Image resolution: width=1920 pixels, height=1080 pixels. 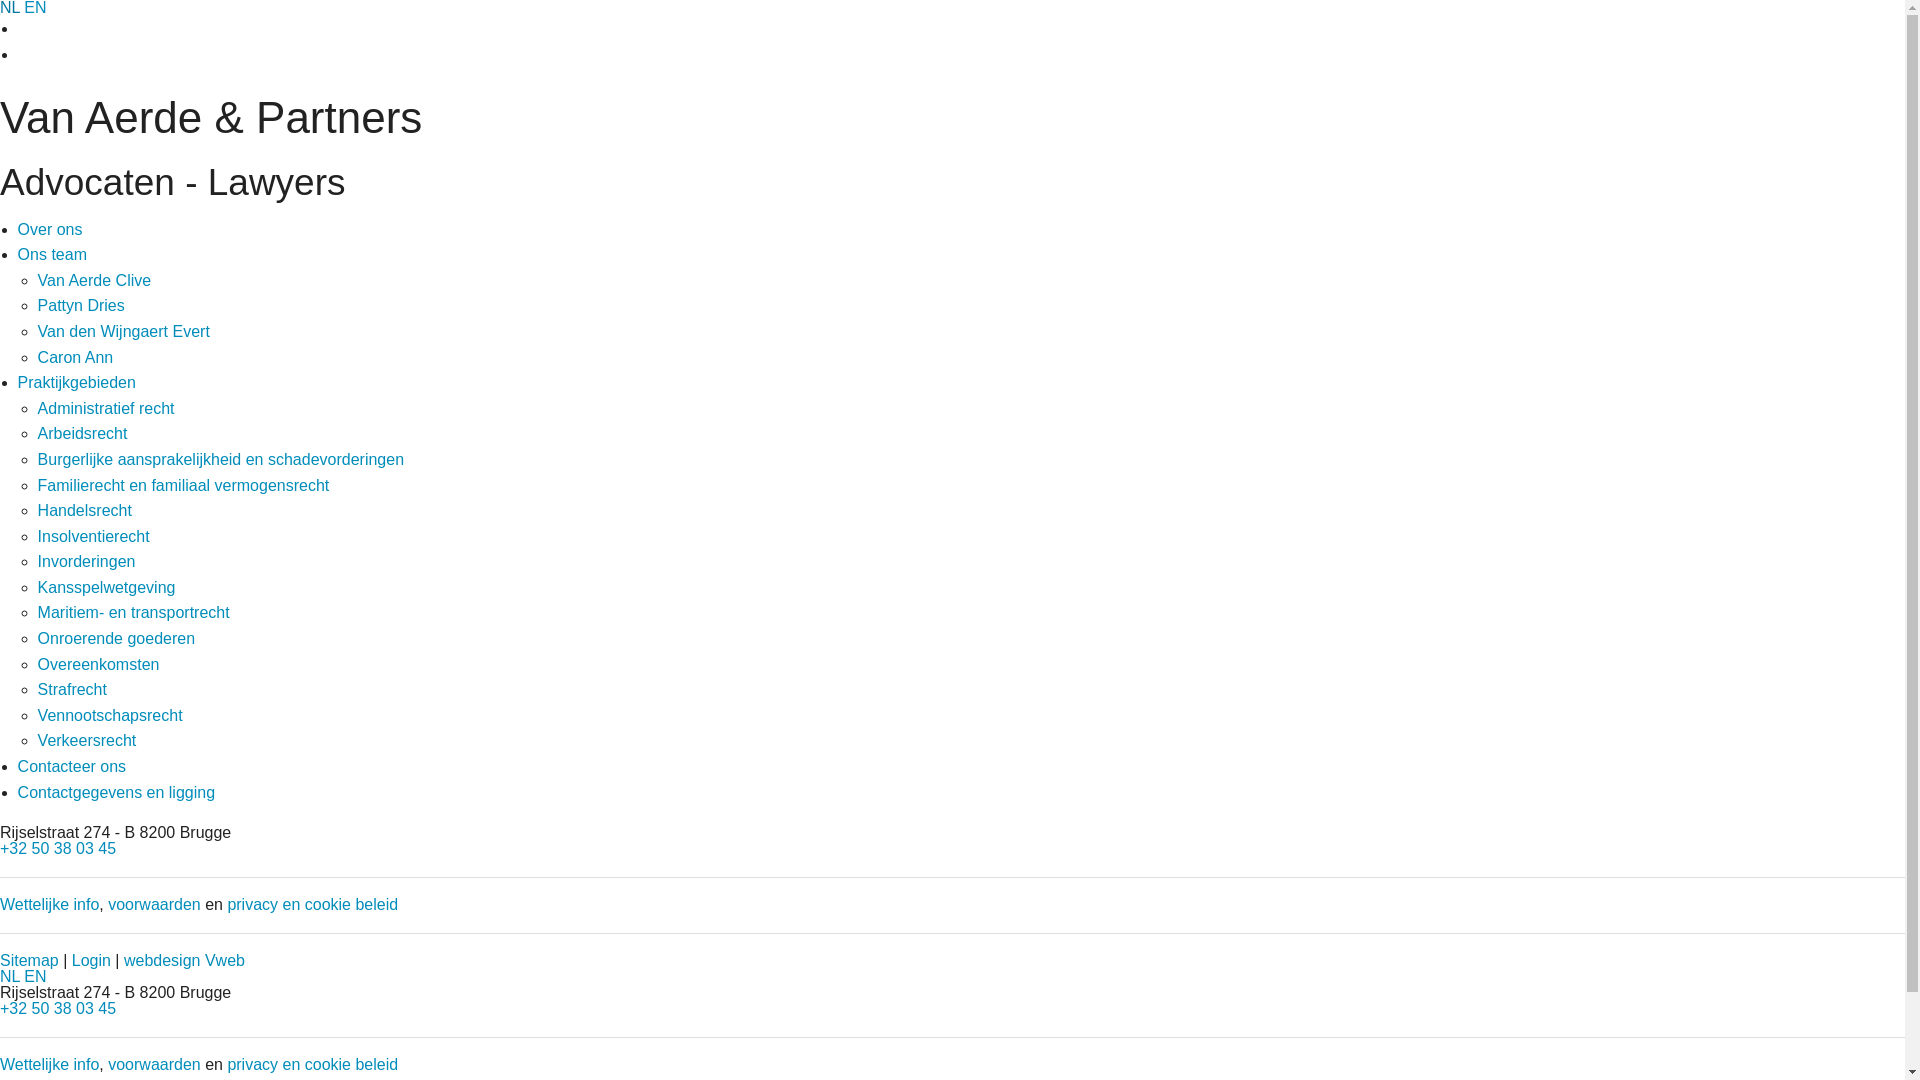 What do you see at coordinates (220, 459) in the screenshot?
I see `'Burgerlijke aansprakelijkheid en schadevorderingen'` at bounding box center [220, 459].